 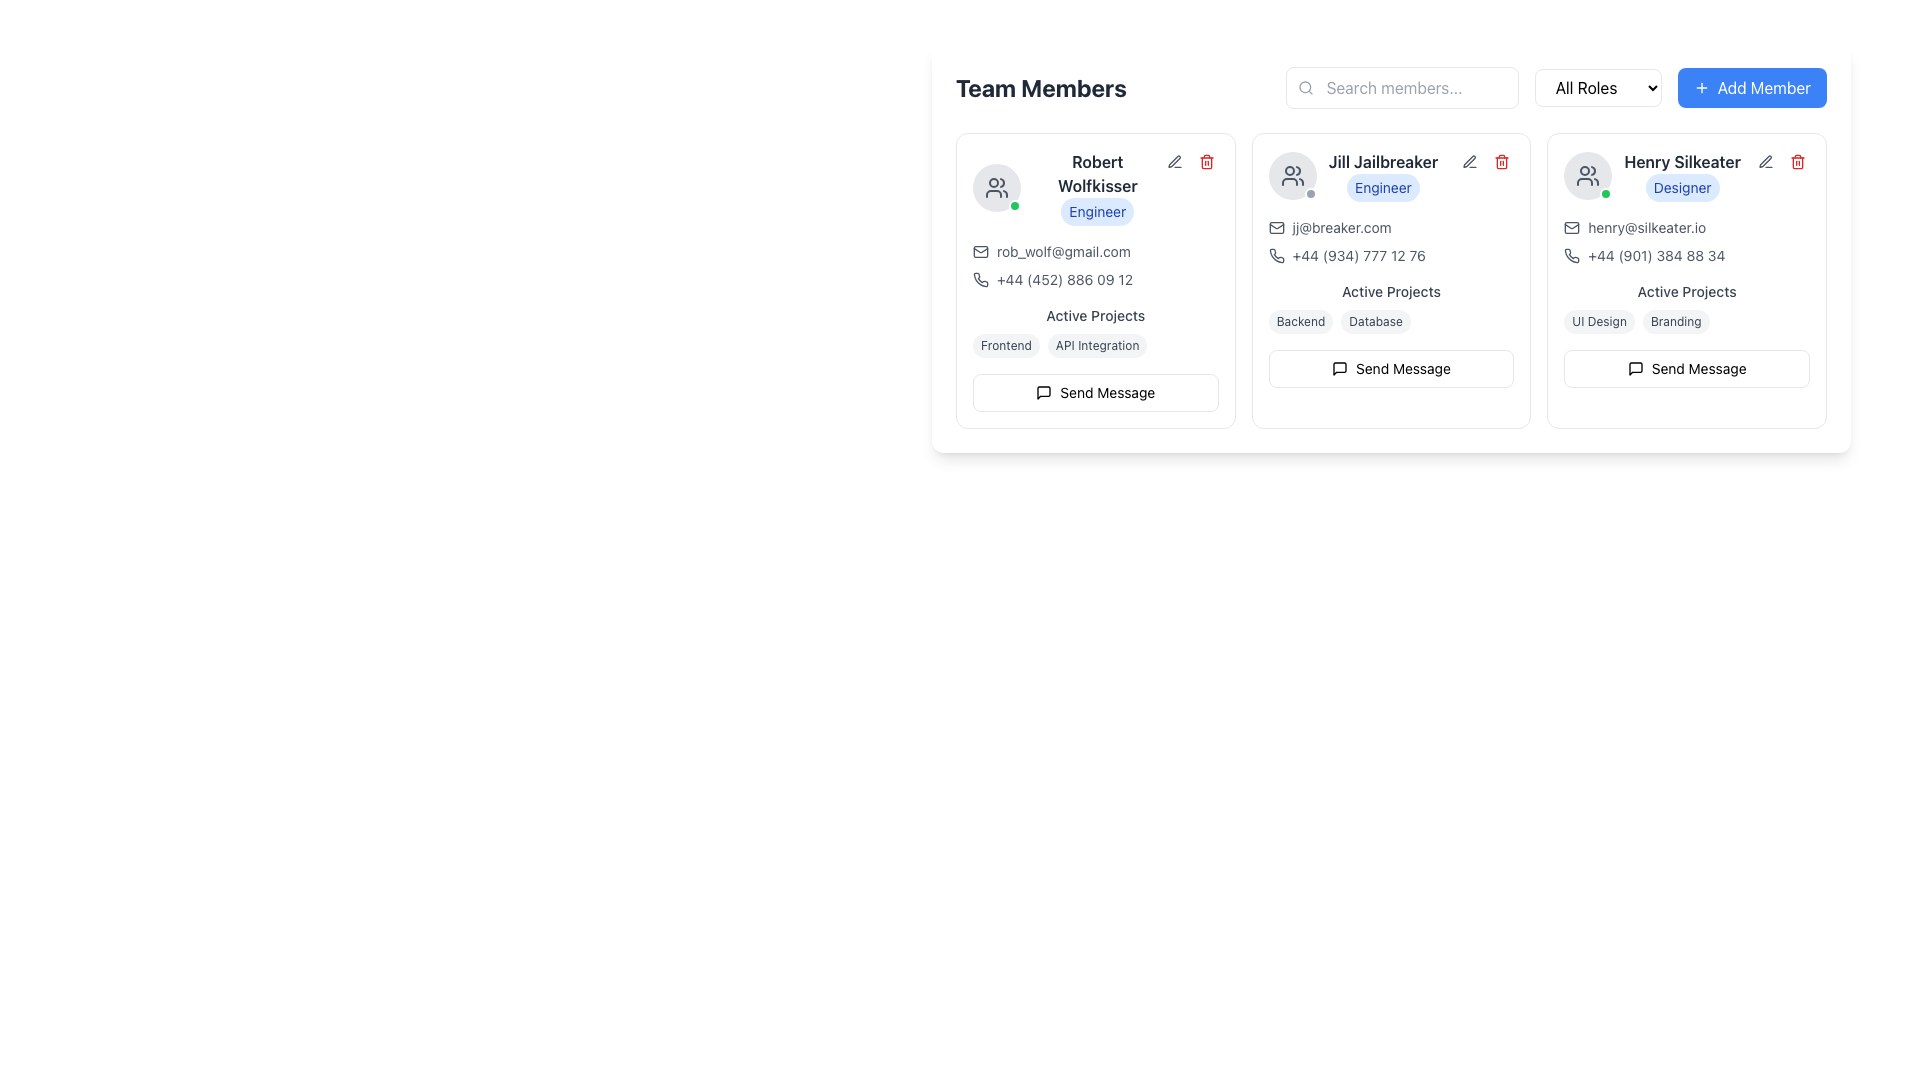 What do you see at coordinates (1094, 345) in the screenshot?
I see `the label or tag element containing the texts 'Frontend' and 'API Integration', located in the 'Active Projects' section below 'Robert Wolfkisser' and above the 'Send Message' button` at bounding box center [1094, 345].